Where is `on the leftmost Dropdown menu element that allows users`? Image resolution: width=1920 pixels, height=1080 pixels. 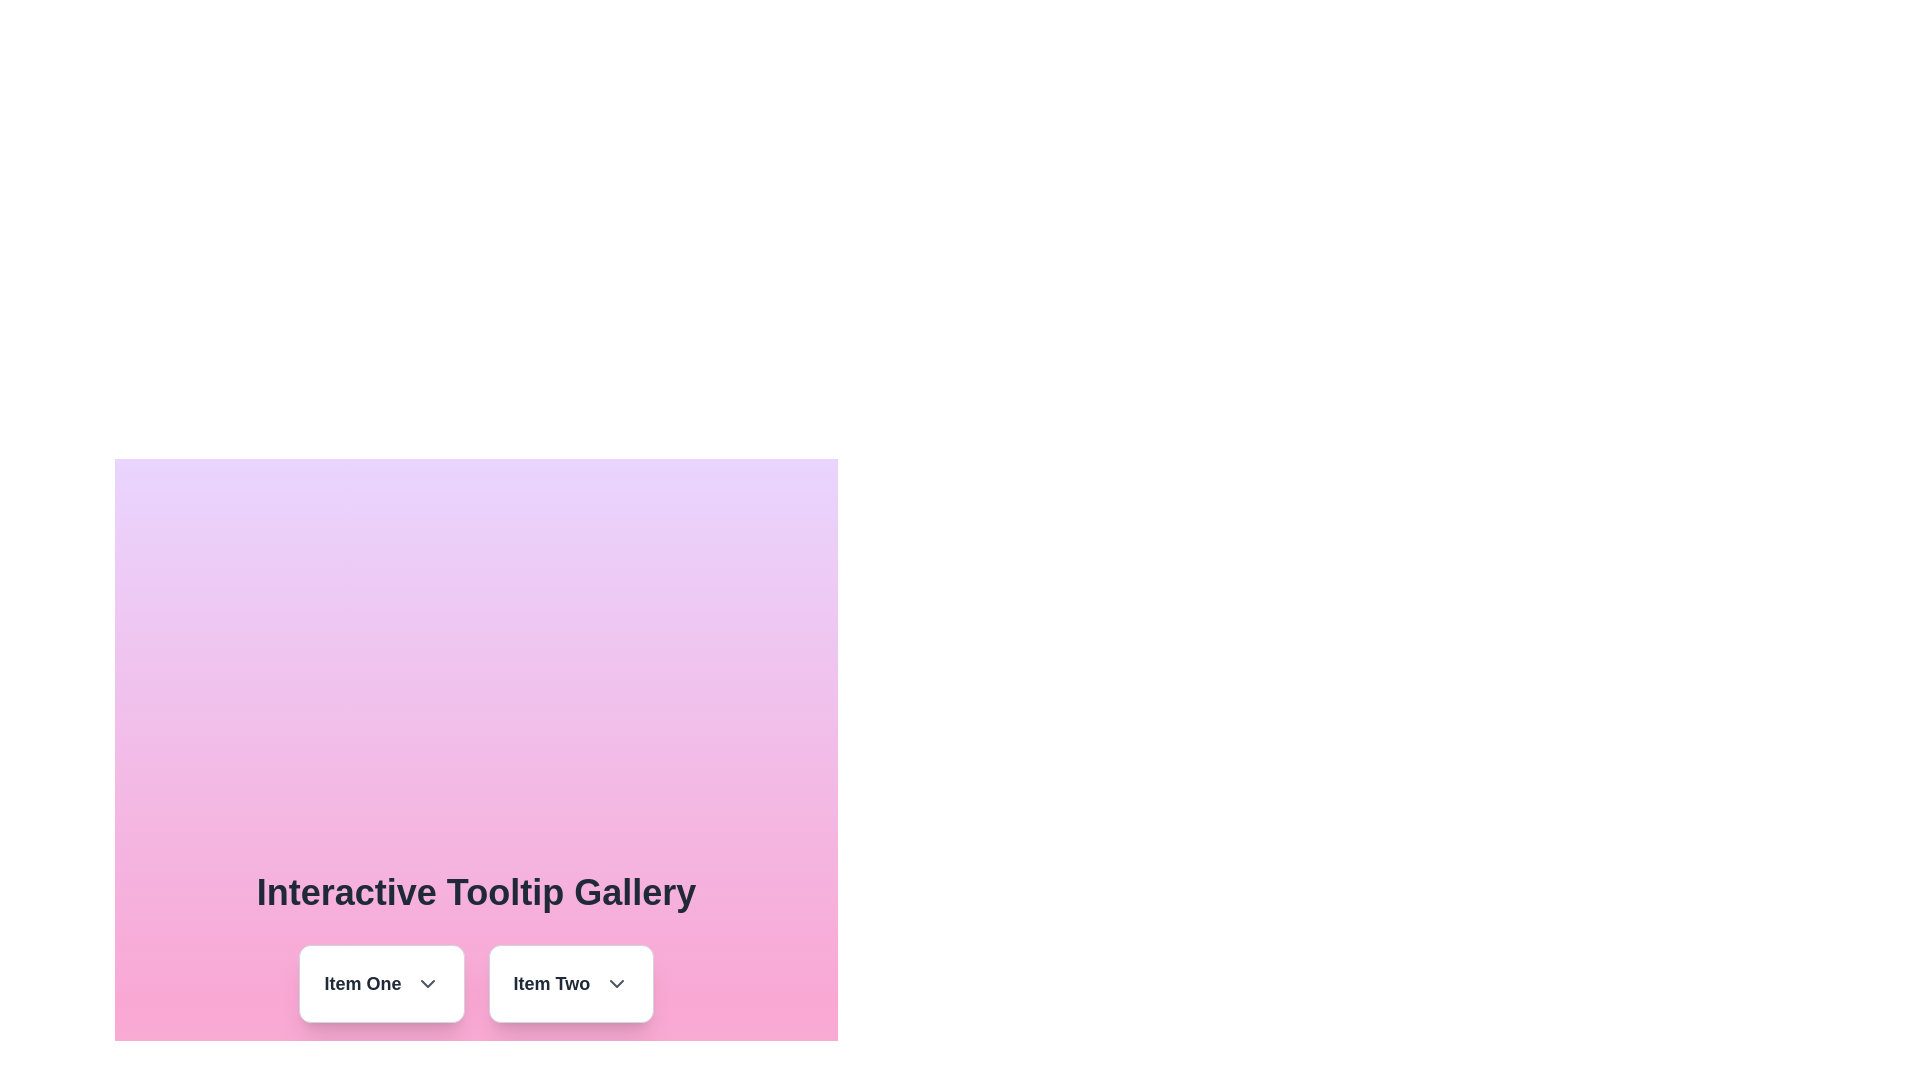 on the leftmost Dropdown menu element that allows users is located at coordinates (381, 982).